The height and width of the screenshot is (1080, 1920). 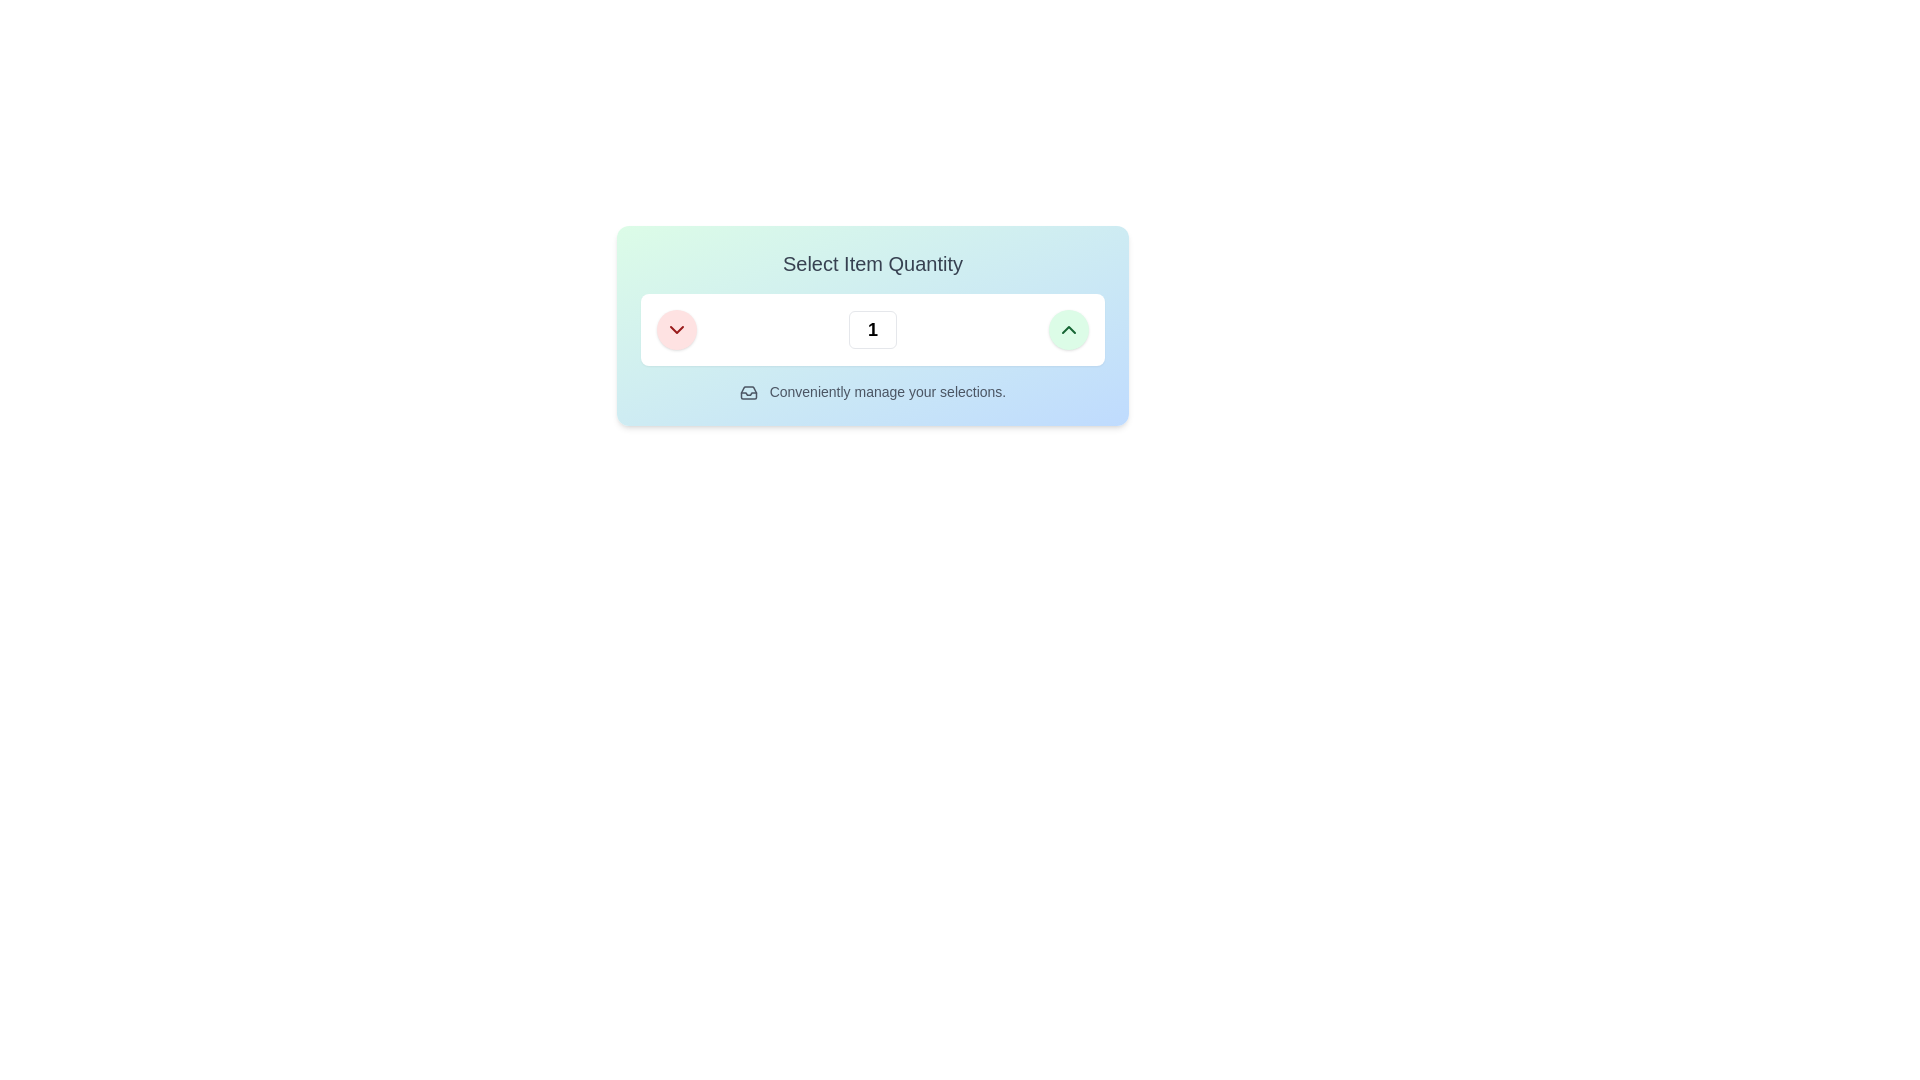 What do you see at coordinates (747, 393) in the screenshot?
I see `the inbox tray icon, which is a minimalist dark gray icon resembling an inbox tray, positioned to the left of the text 'Conveniently manage your selections.'` at bounding box center [747, 393].